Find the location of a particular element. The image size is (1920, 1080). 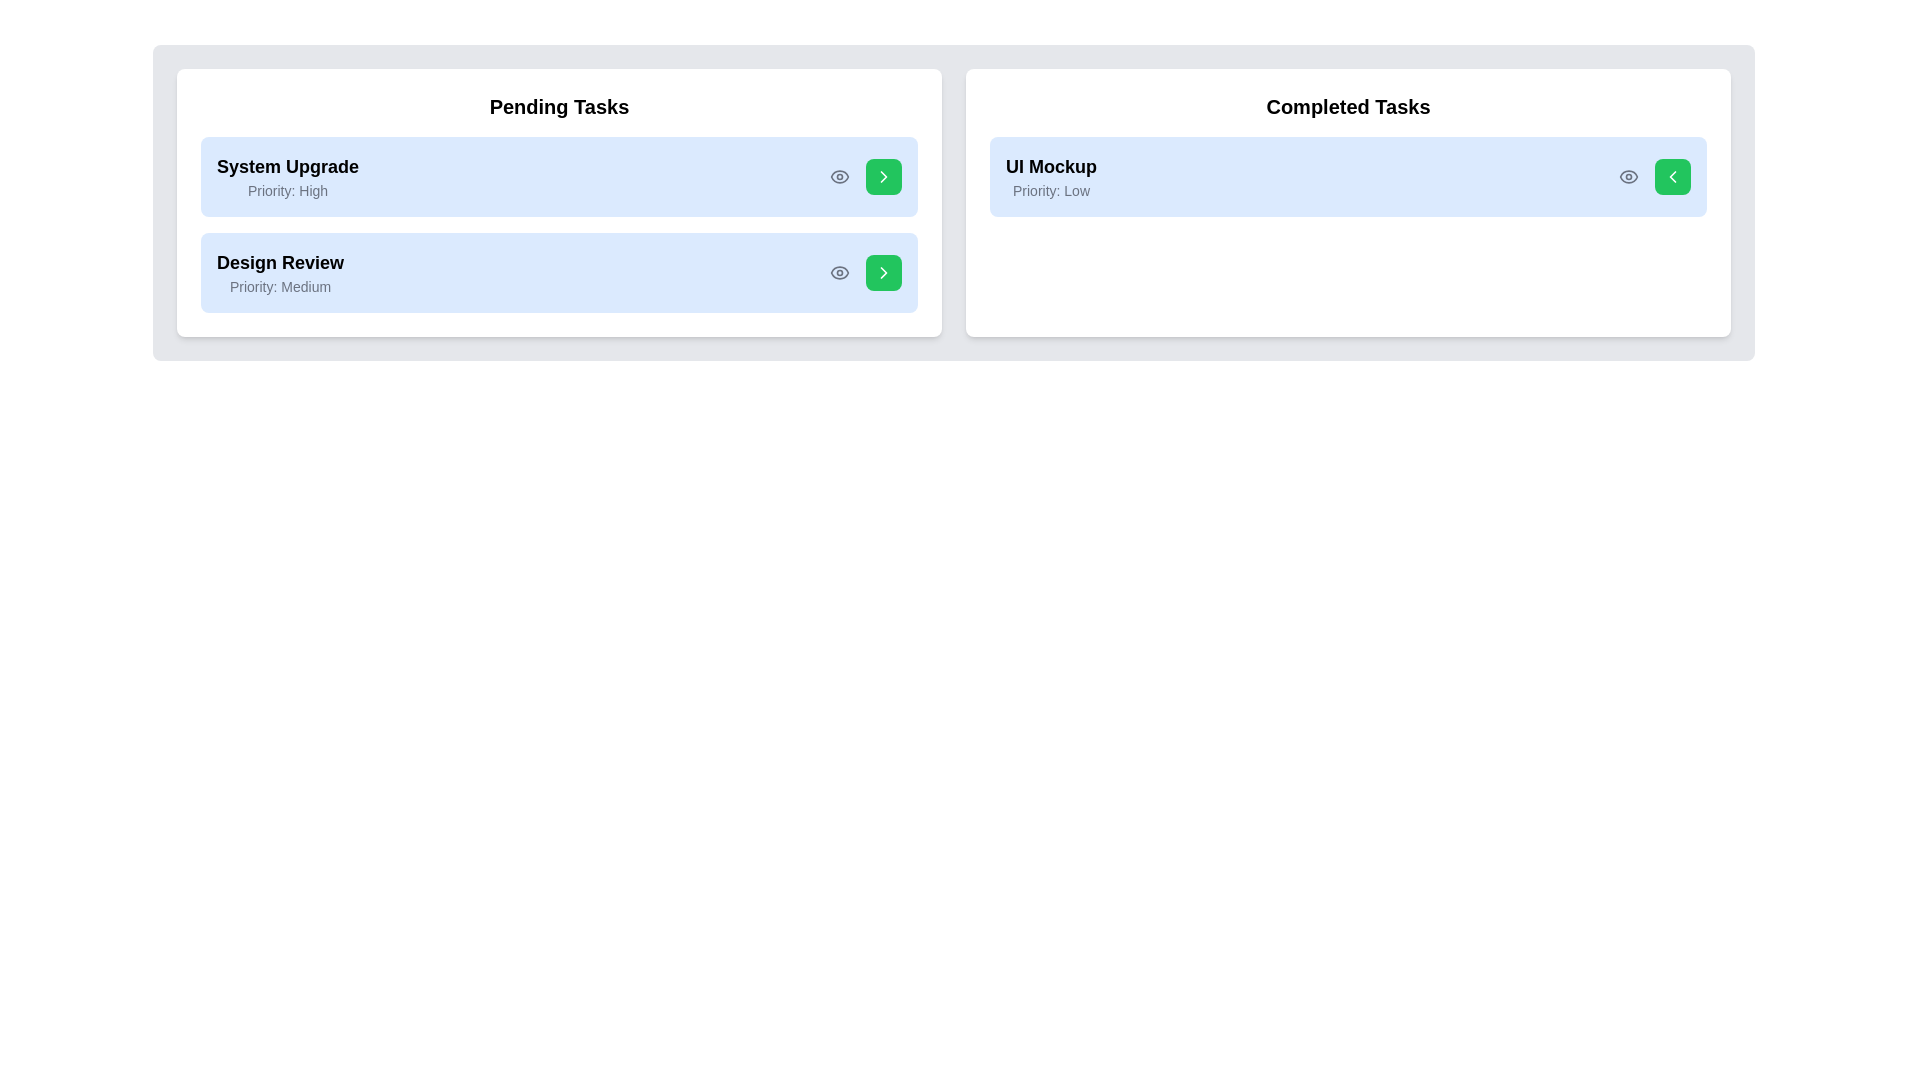

the eye icon next to the task Design Review to view its details is located at coordinates (840, 273).